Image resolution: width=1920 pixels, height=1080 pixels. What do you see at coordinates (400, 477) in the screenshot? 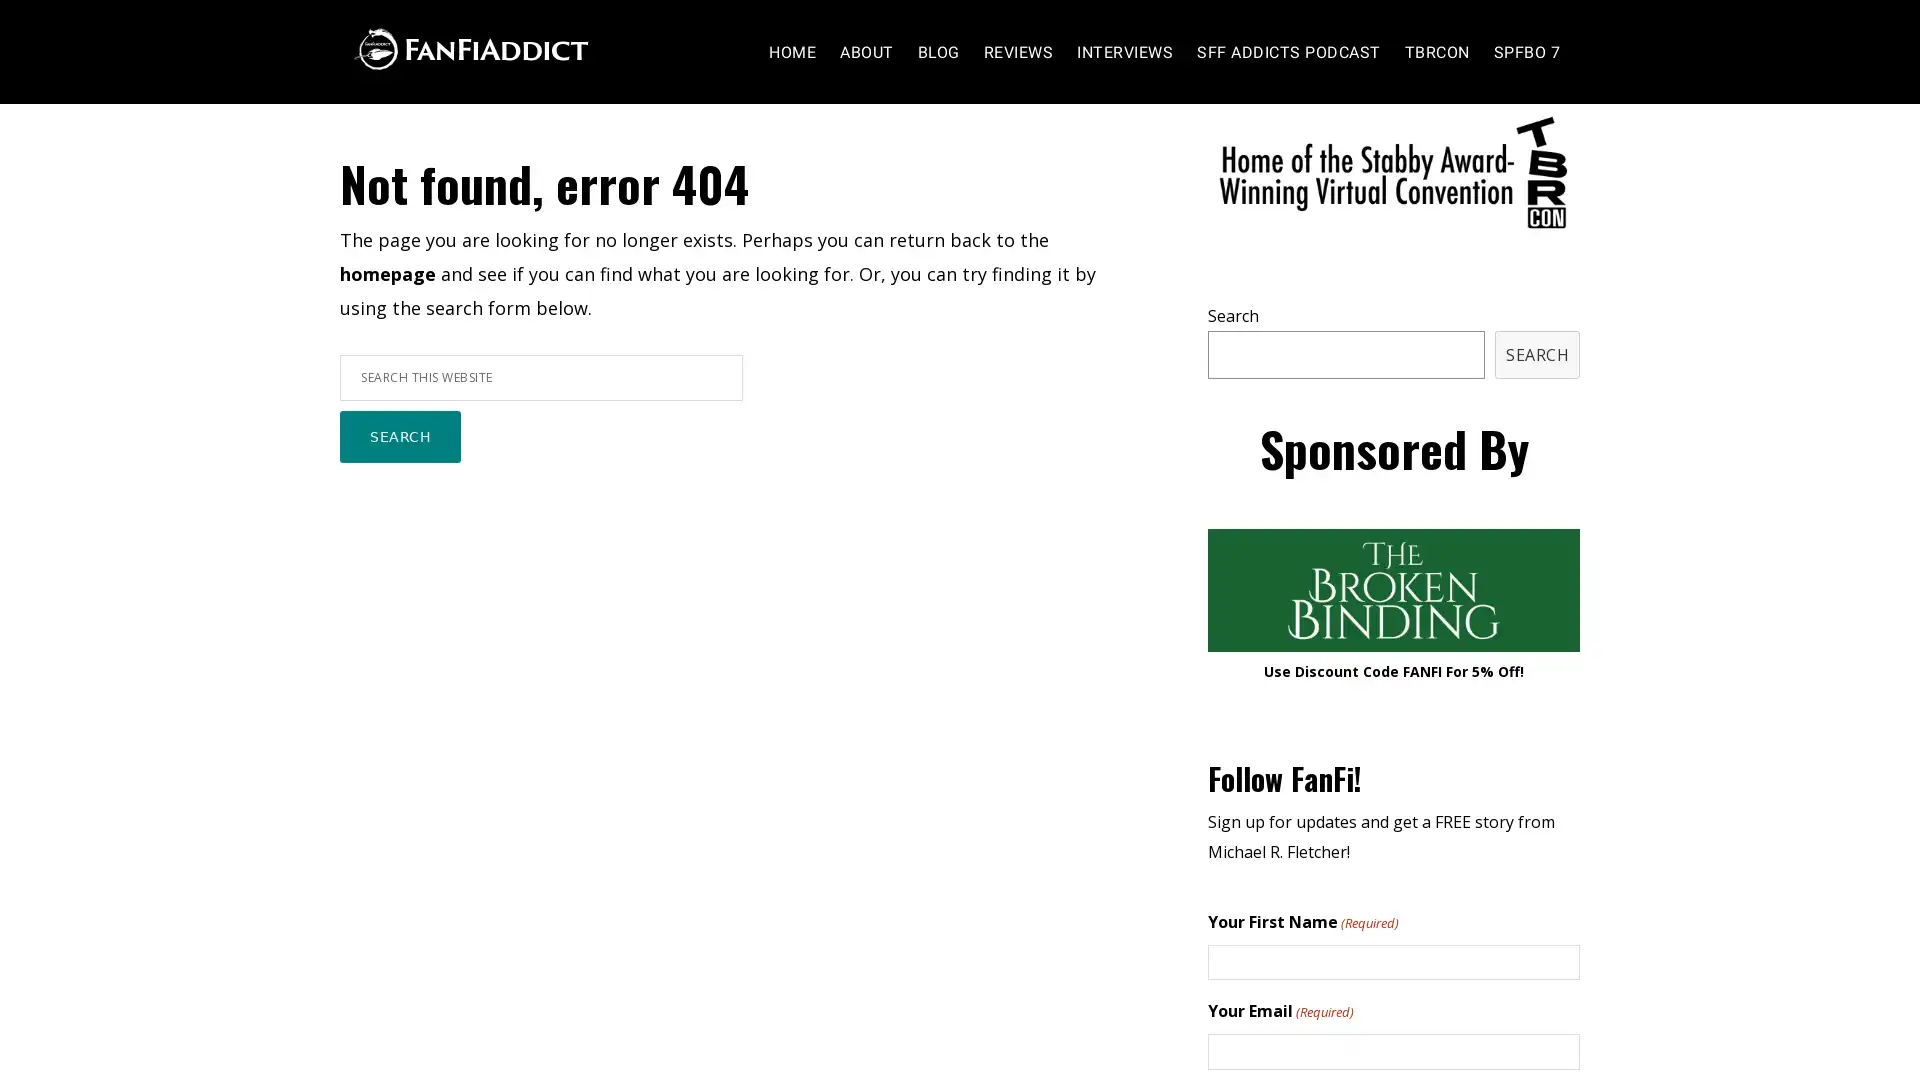
I see `Search` at bounding box center [400, 477].